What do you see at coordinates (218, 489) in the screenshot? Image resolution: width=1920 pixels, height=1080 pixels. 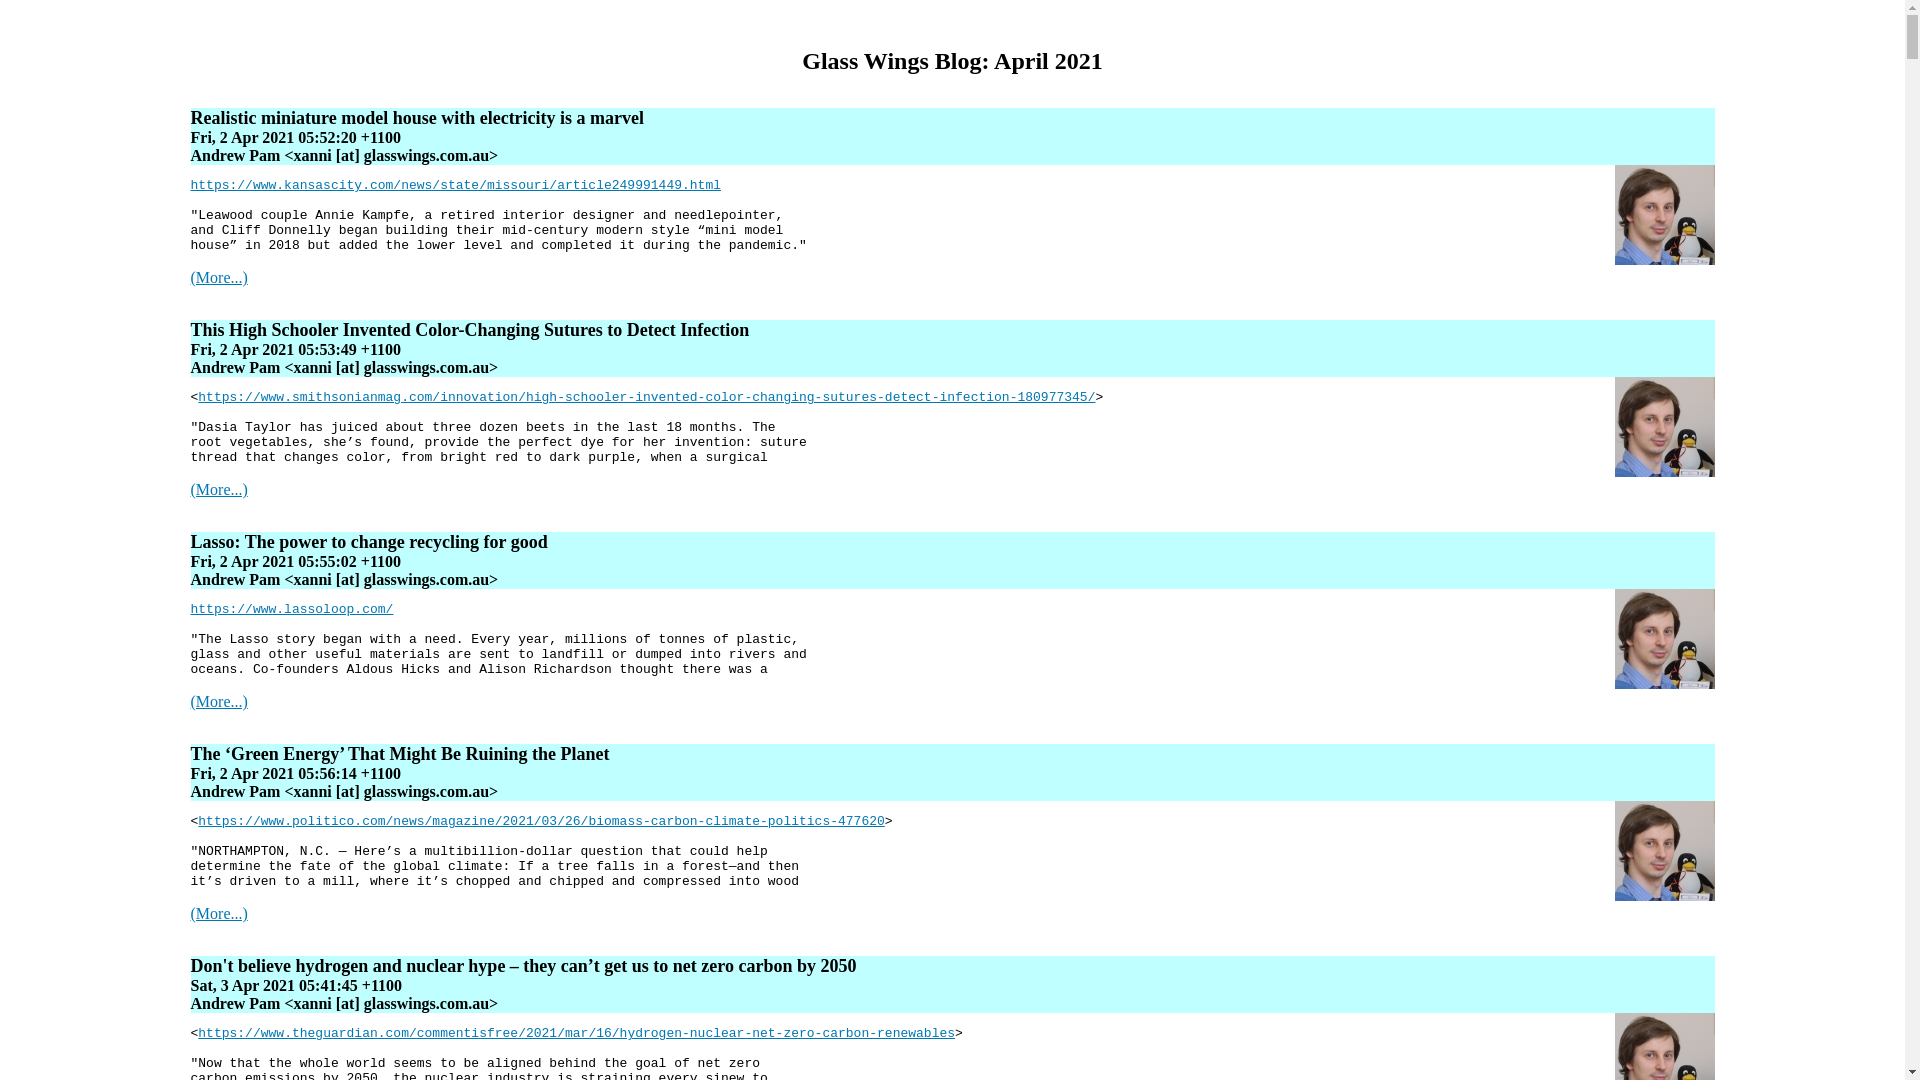 I see `'(More...)'` at bounding box center [218, 489].